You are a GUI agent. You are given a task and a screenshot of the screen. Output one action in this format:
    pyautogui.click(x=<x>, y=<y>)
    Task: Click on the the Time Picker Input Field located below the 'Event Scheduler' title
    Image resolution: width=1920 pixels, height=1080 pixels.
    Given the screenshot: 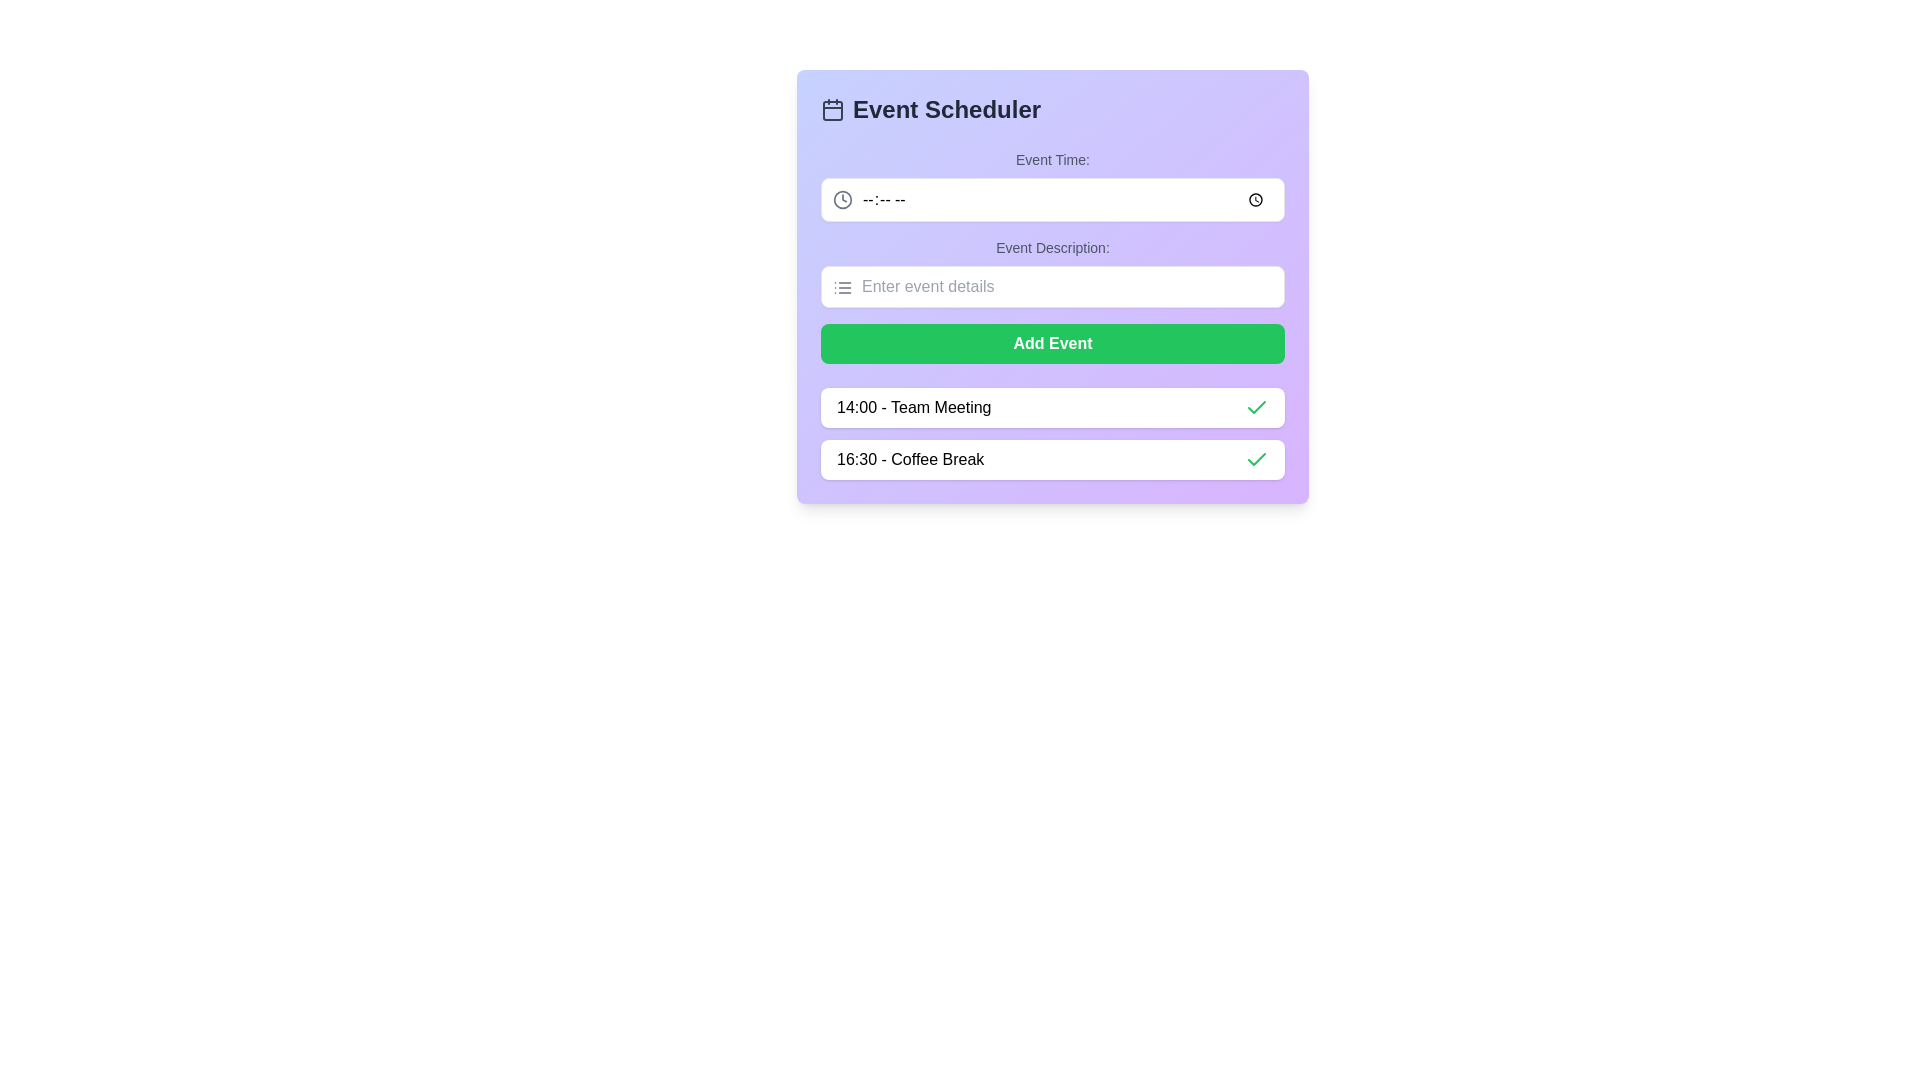 What is the action you would take?
    pyautogui.click(x=1051, y=185)
    